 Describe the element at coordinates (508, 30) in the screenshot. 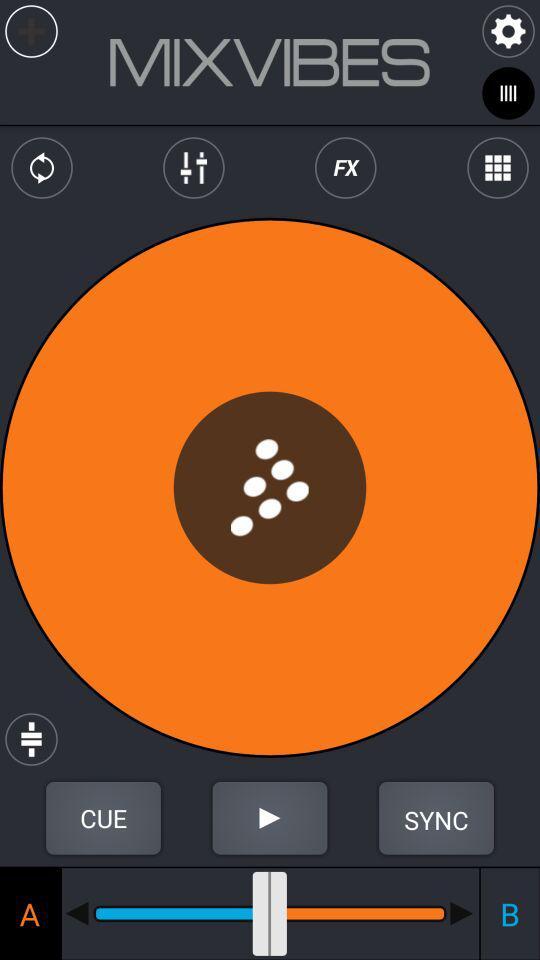

I see `the settings icon` at that location.